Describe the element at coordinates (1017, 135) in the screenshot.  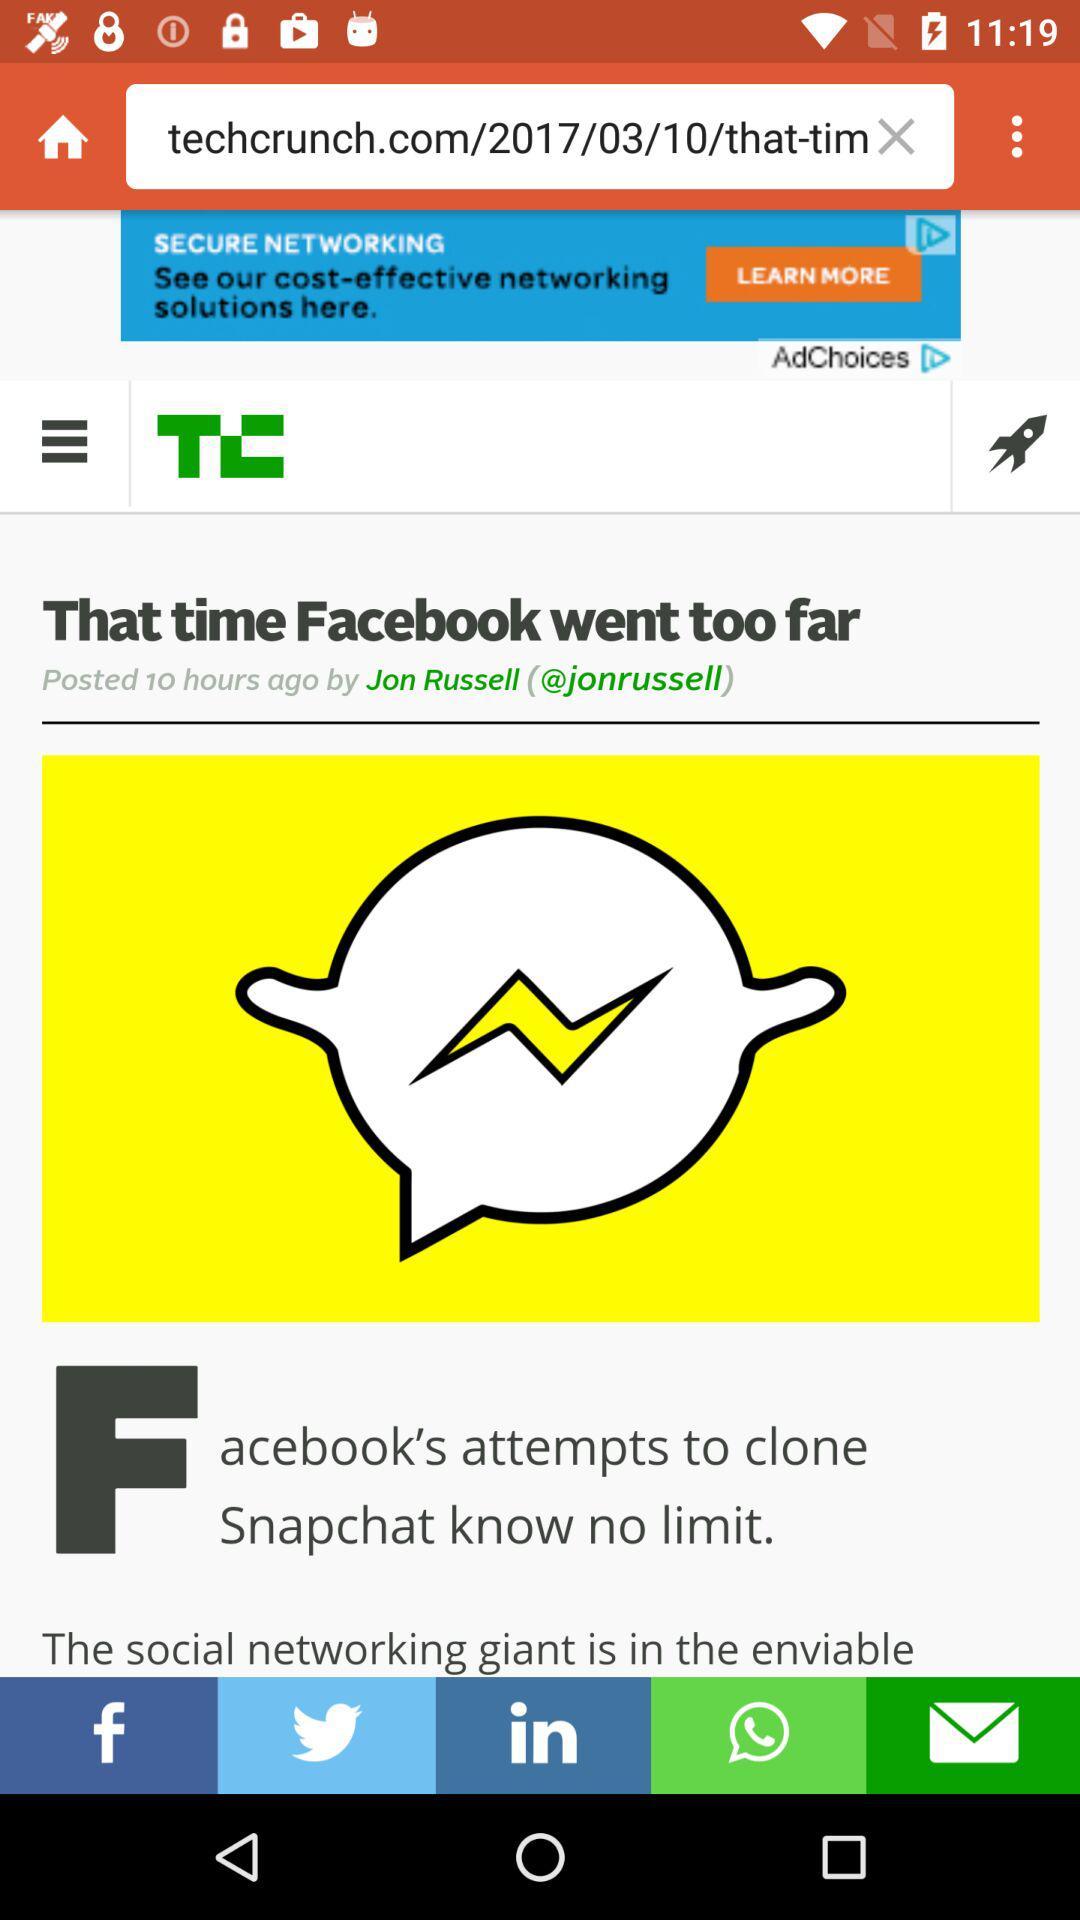
I see `browser settings` at that location.